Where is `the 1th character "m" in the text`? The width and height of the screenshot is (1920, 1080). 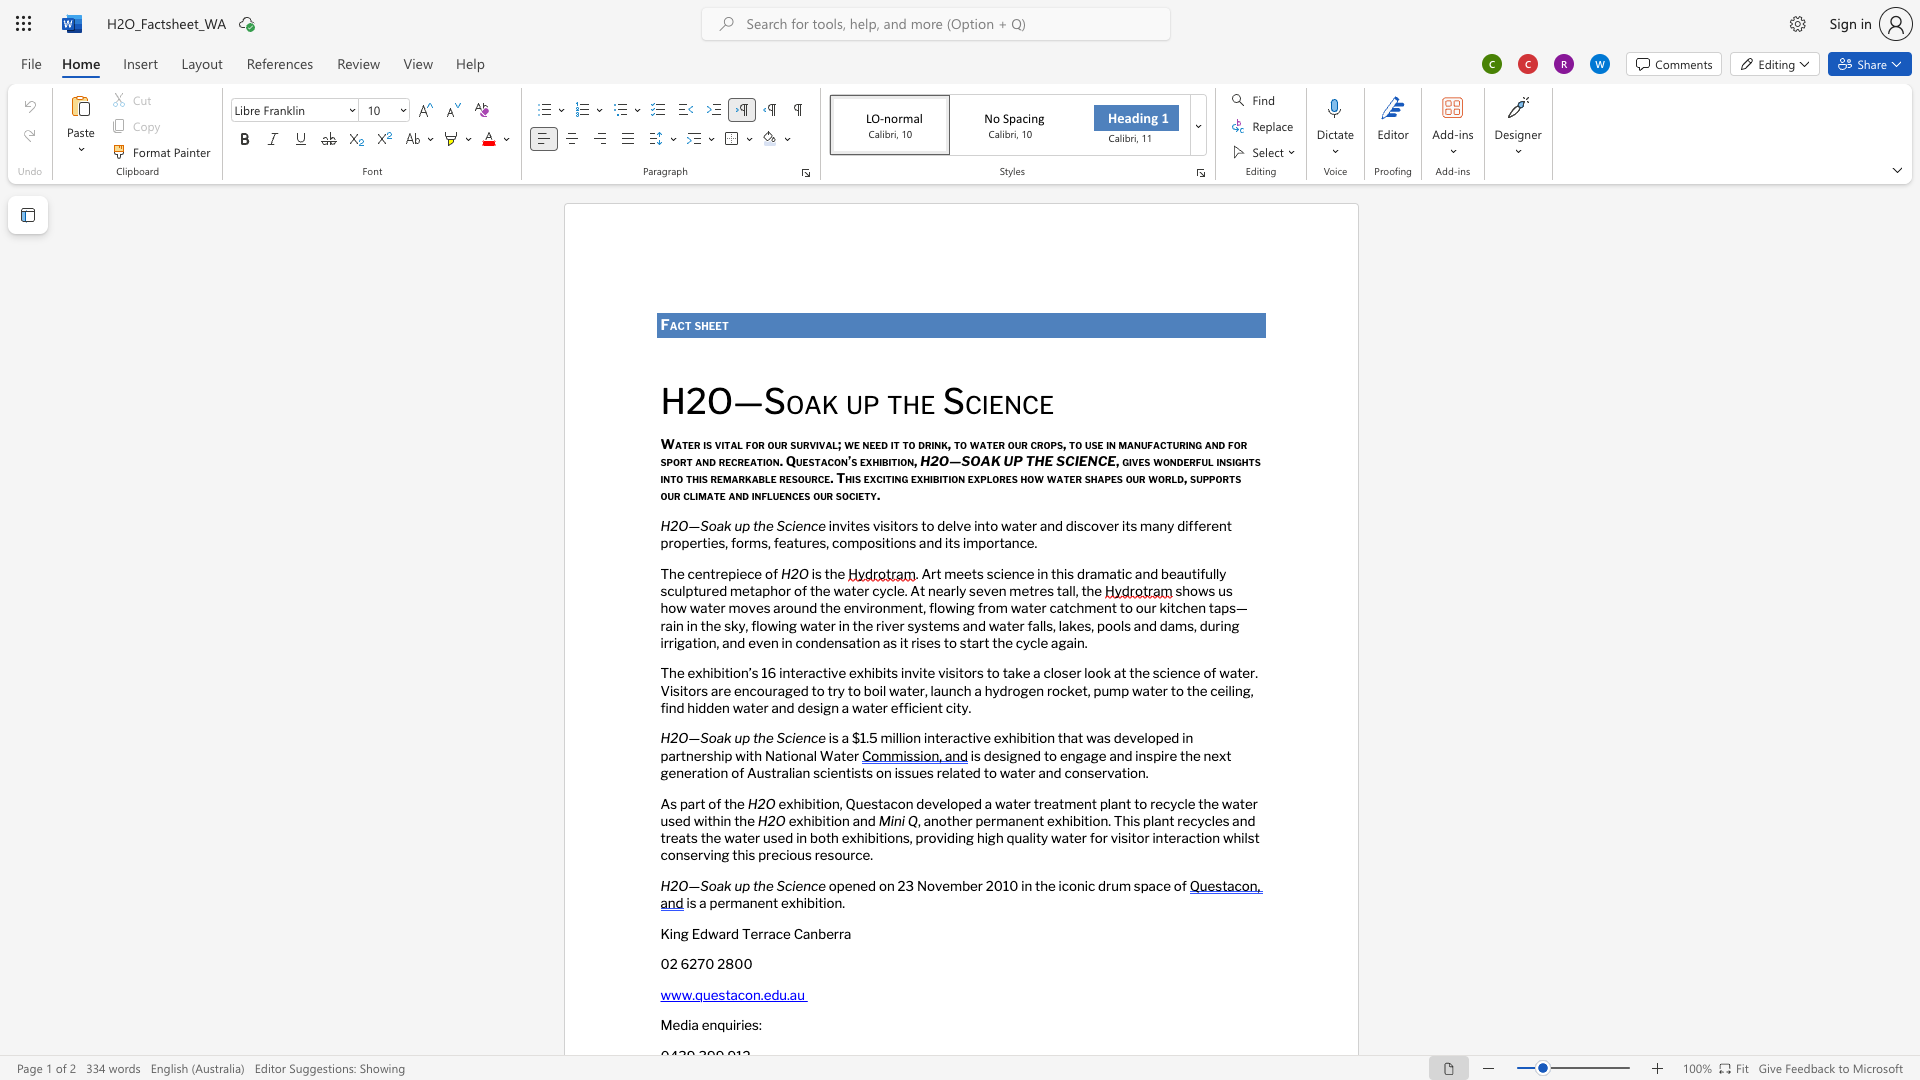 the 1th character "m" in the text is located at coordinates (1002, 820).